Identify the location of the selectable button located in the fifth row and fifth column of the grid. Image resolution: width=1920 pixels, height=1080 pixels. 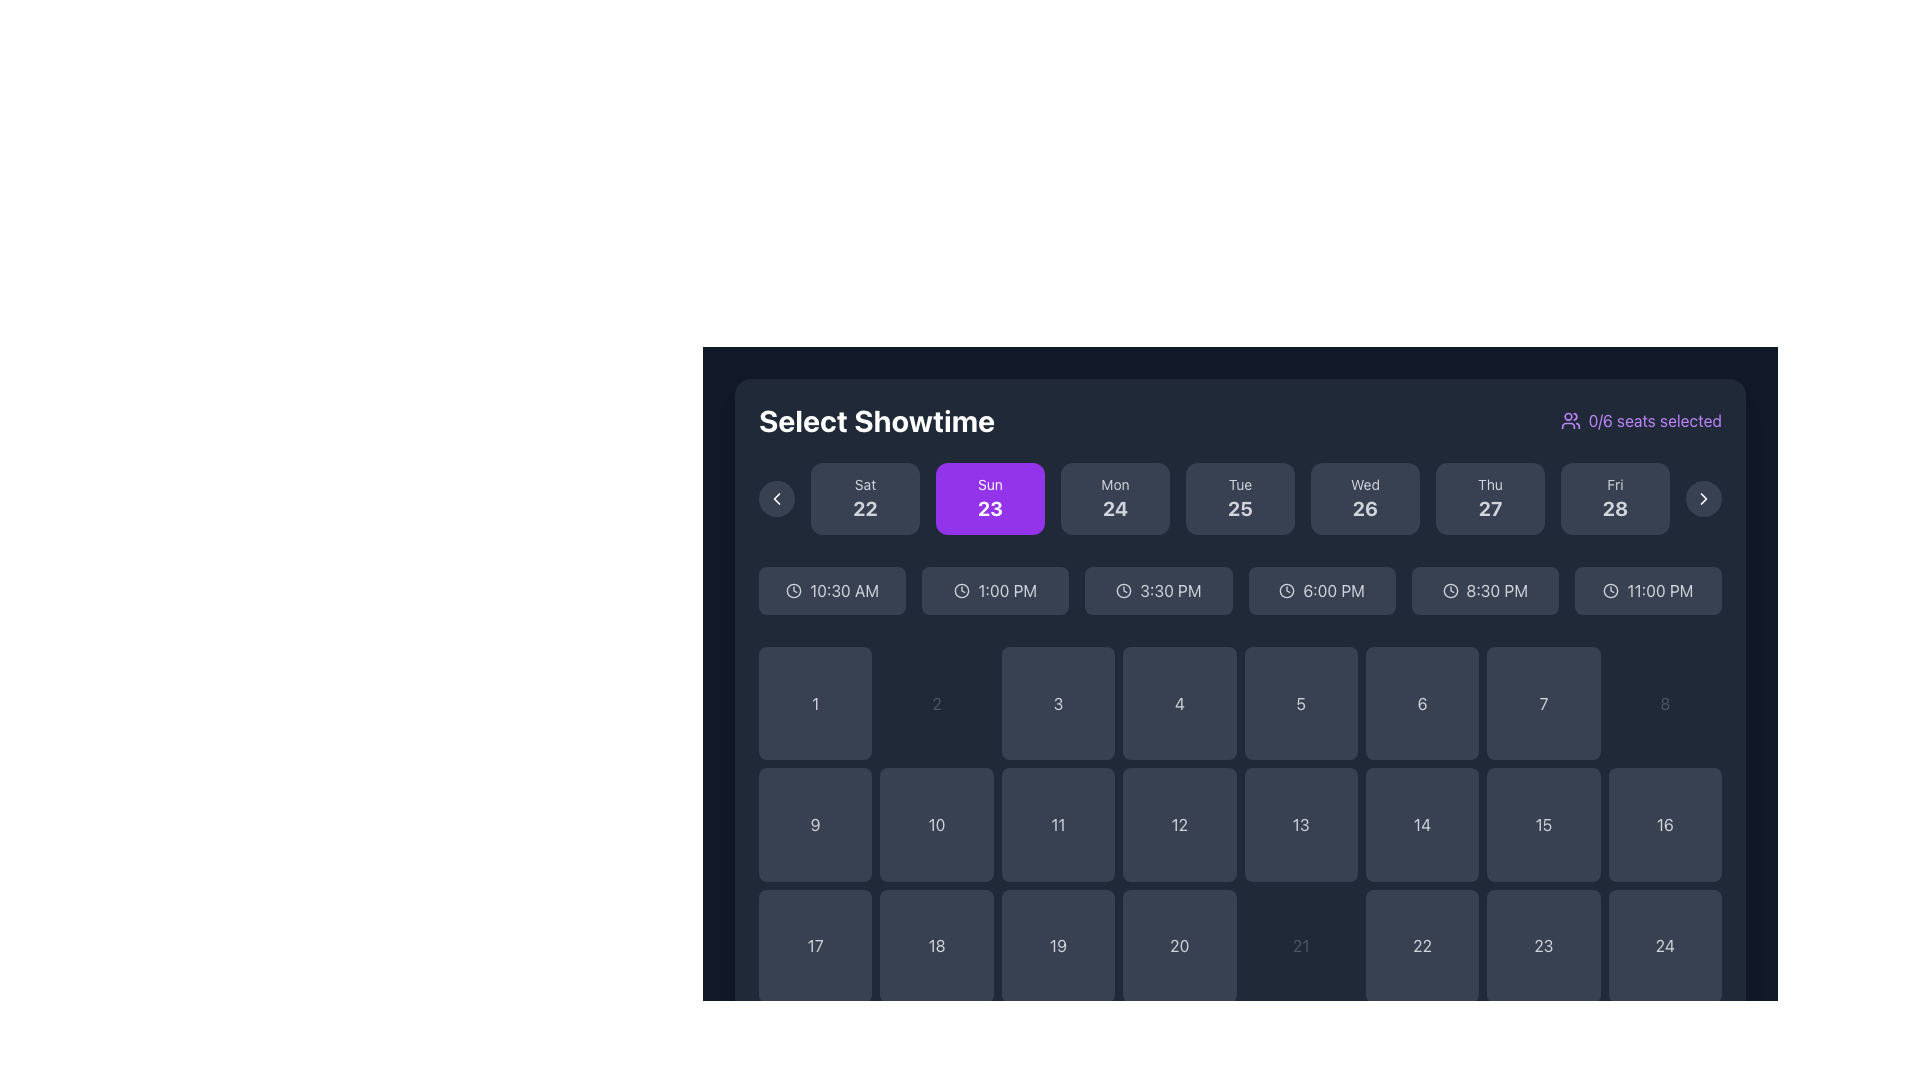
(1301, 825).